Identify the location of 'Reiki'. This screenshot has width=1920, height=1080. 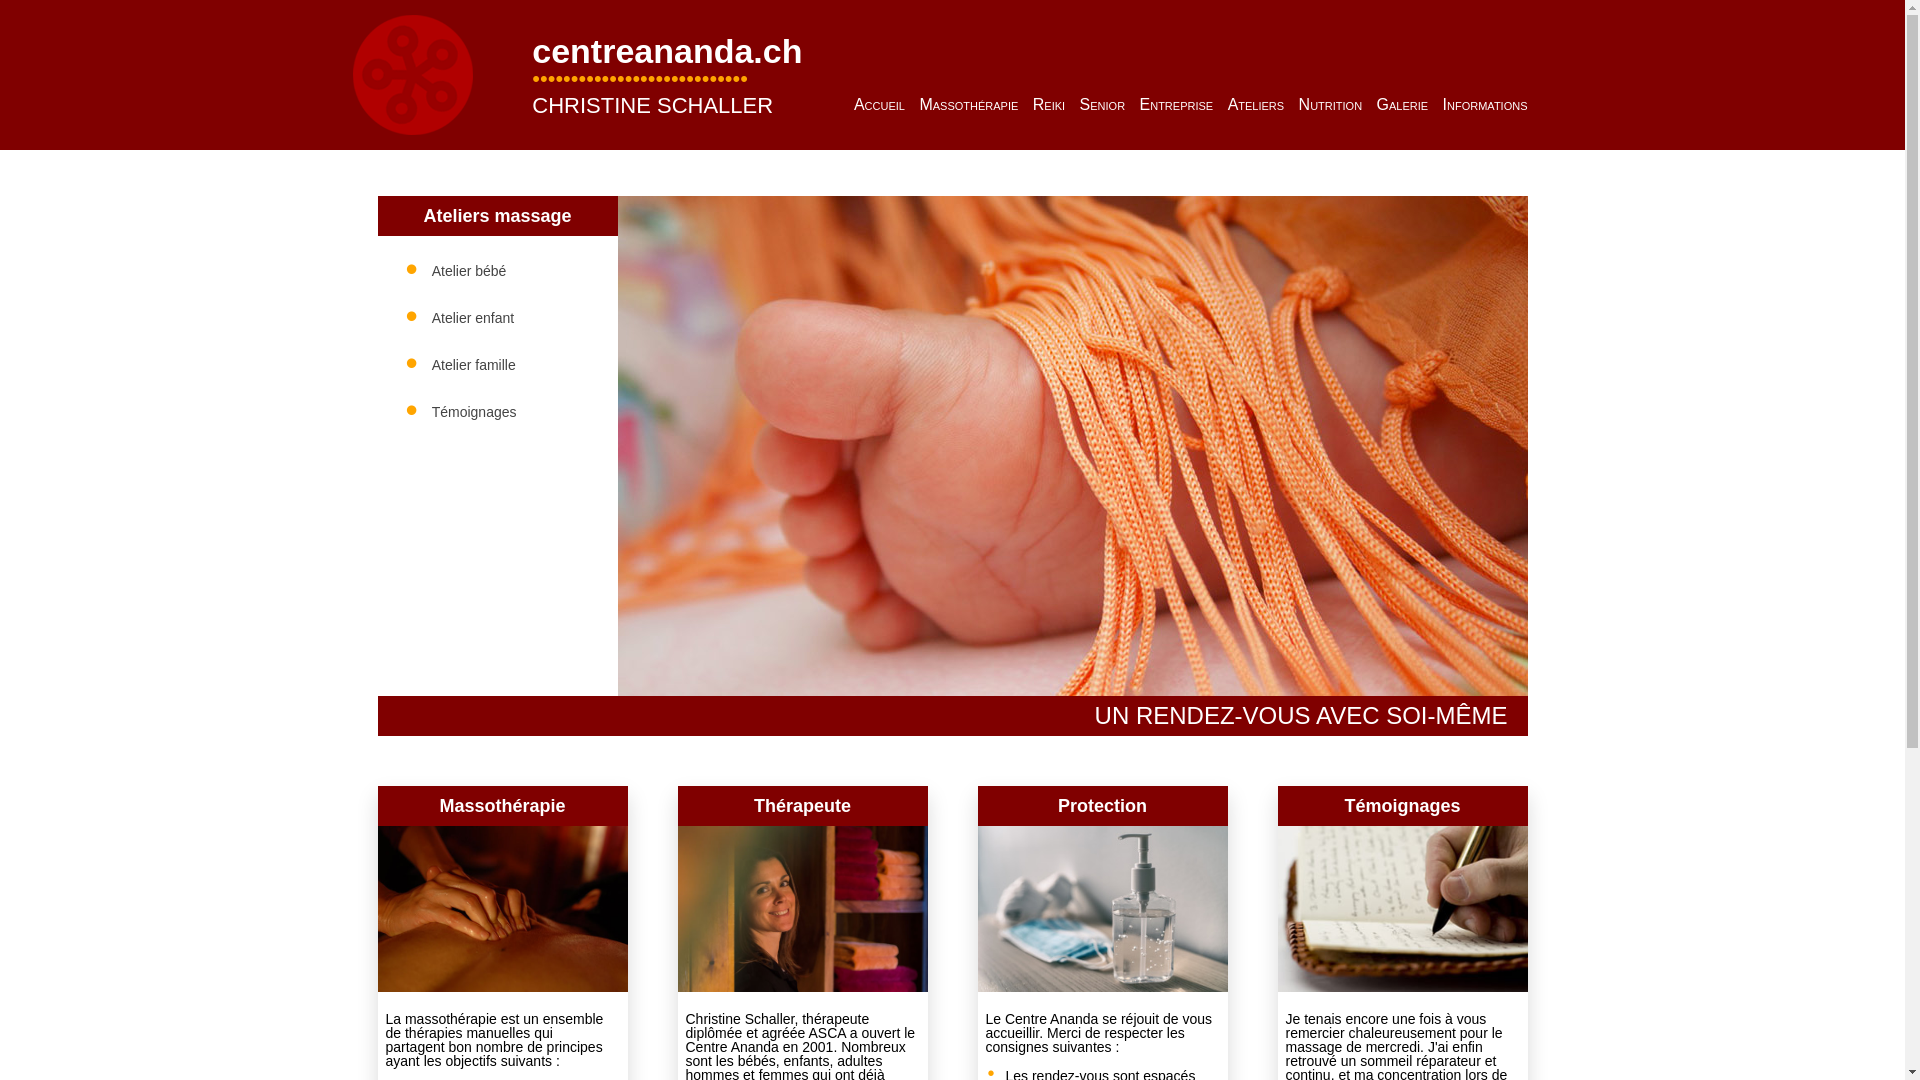
(1048, 104).